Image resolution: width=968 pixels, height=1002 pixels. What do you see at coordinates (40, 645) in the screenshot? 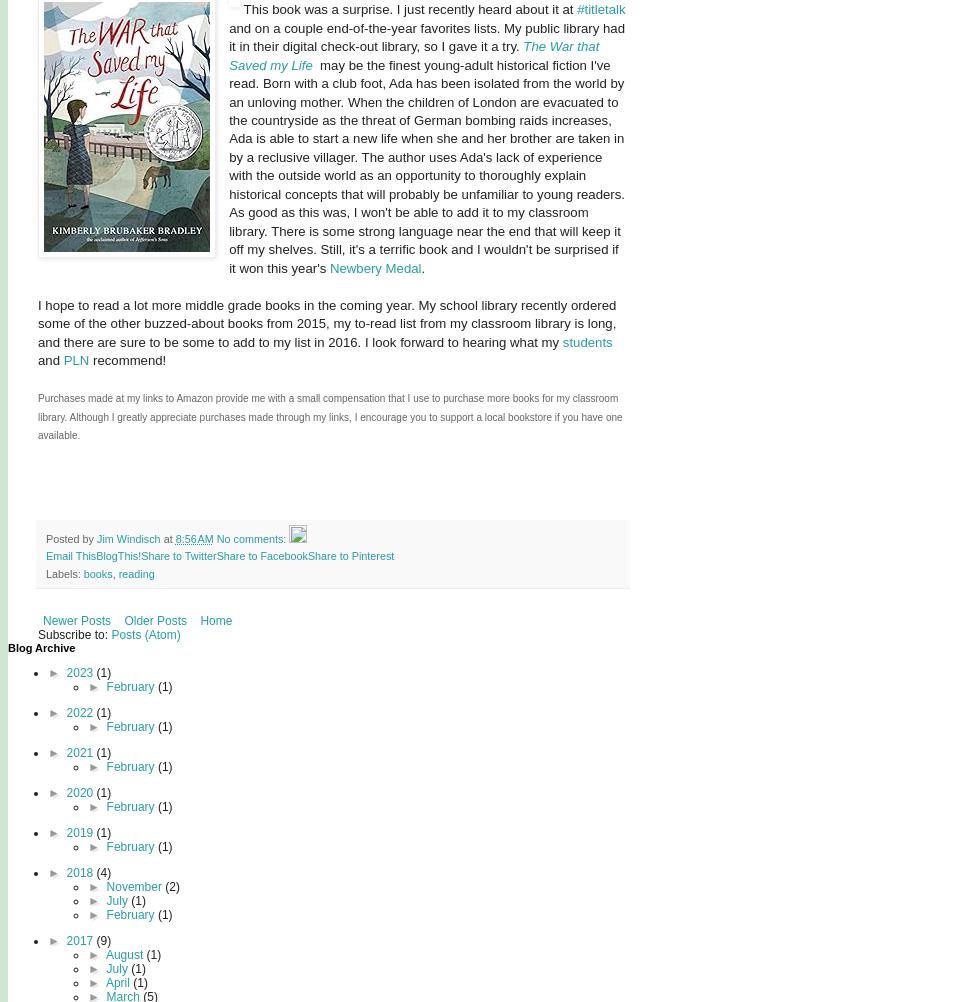
I see `'Blog Archive'` at bounding box center [40, 645].